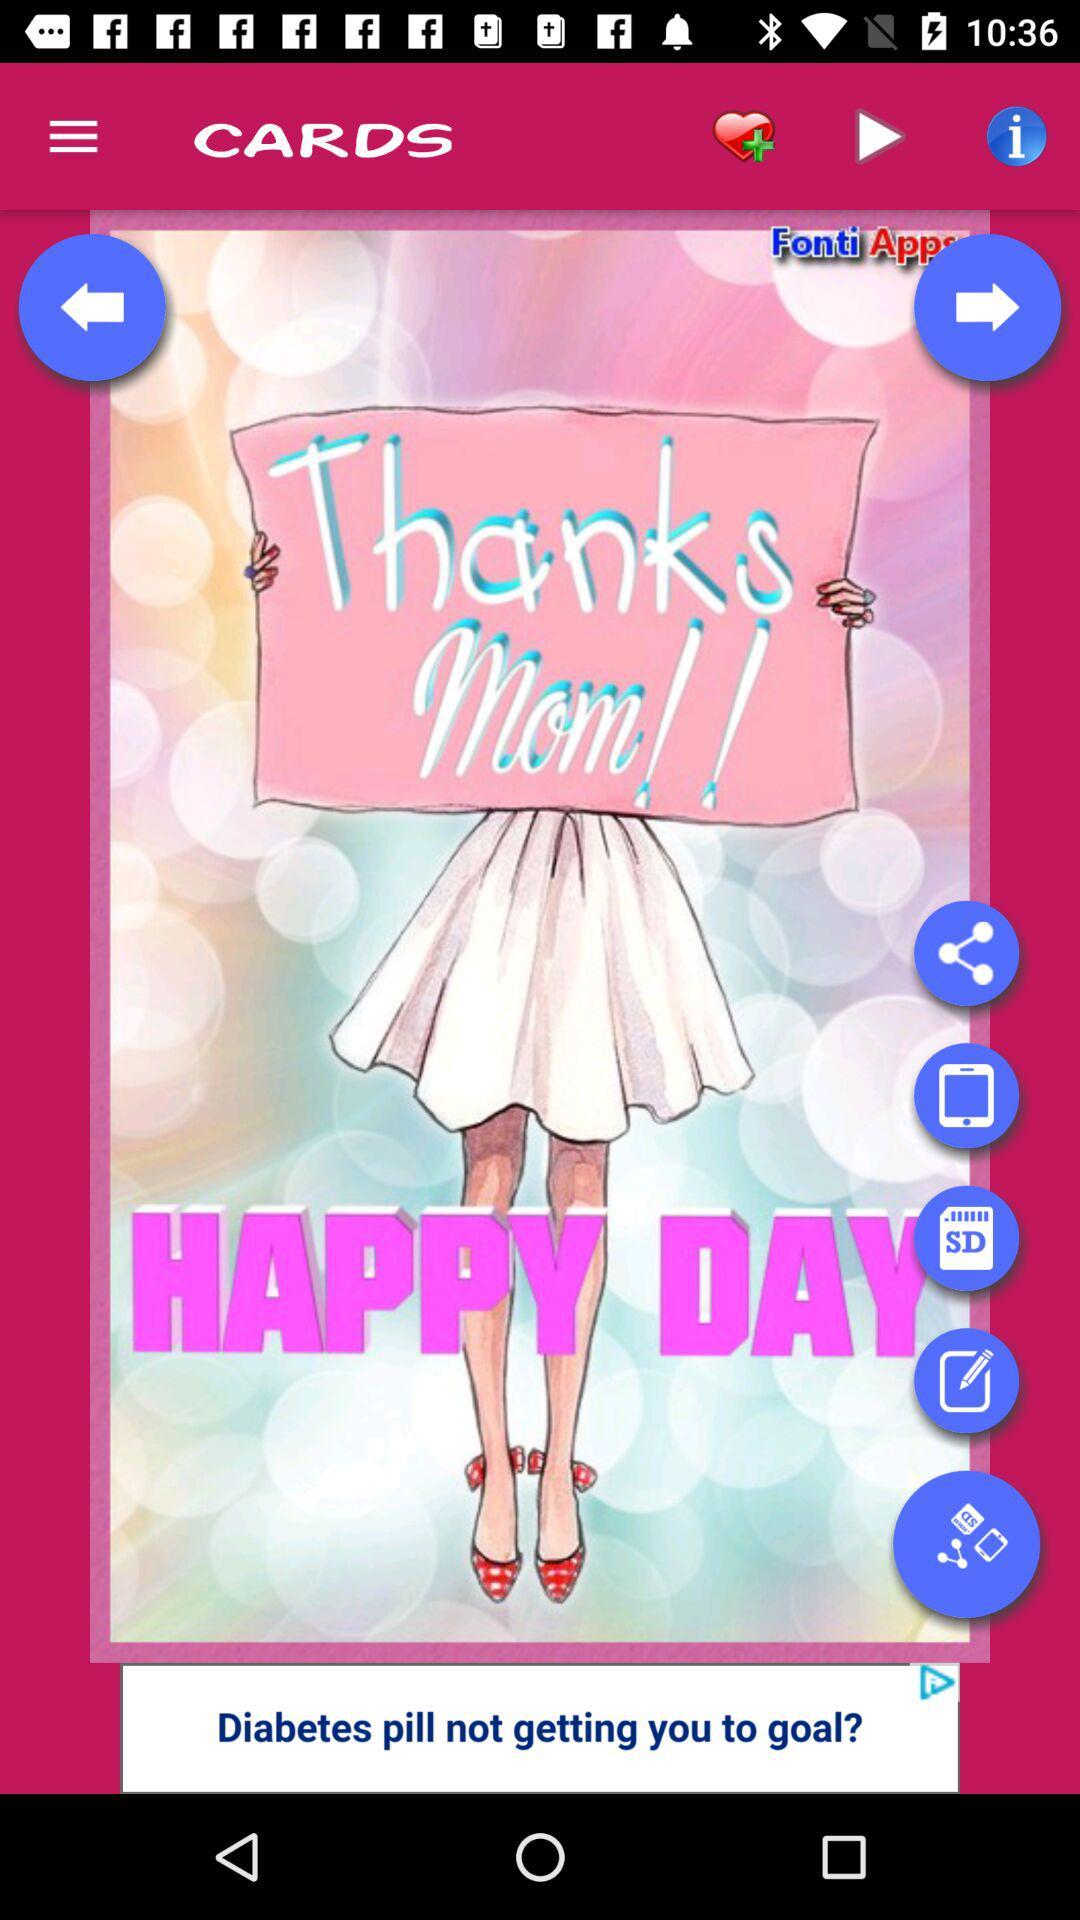  Describe the element at coordinates (965, 952) in the screenshot. I see `the share icon` at that location.